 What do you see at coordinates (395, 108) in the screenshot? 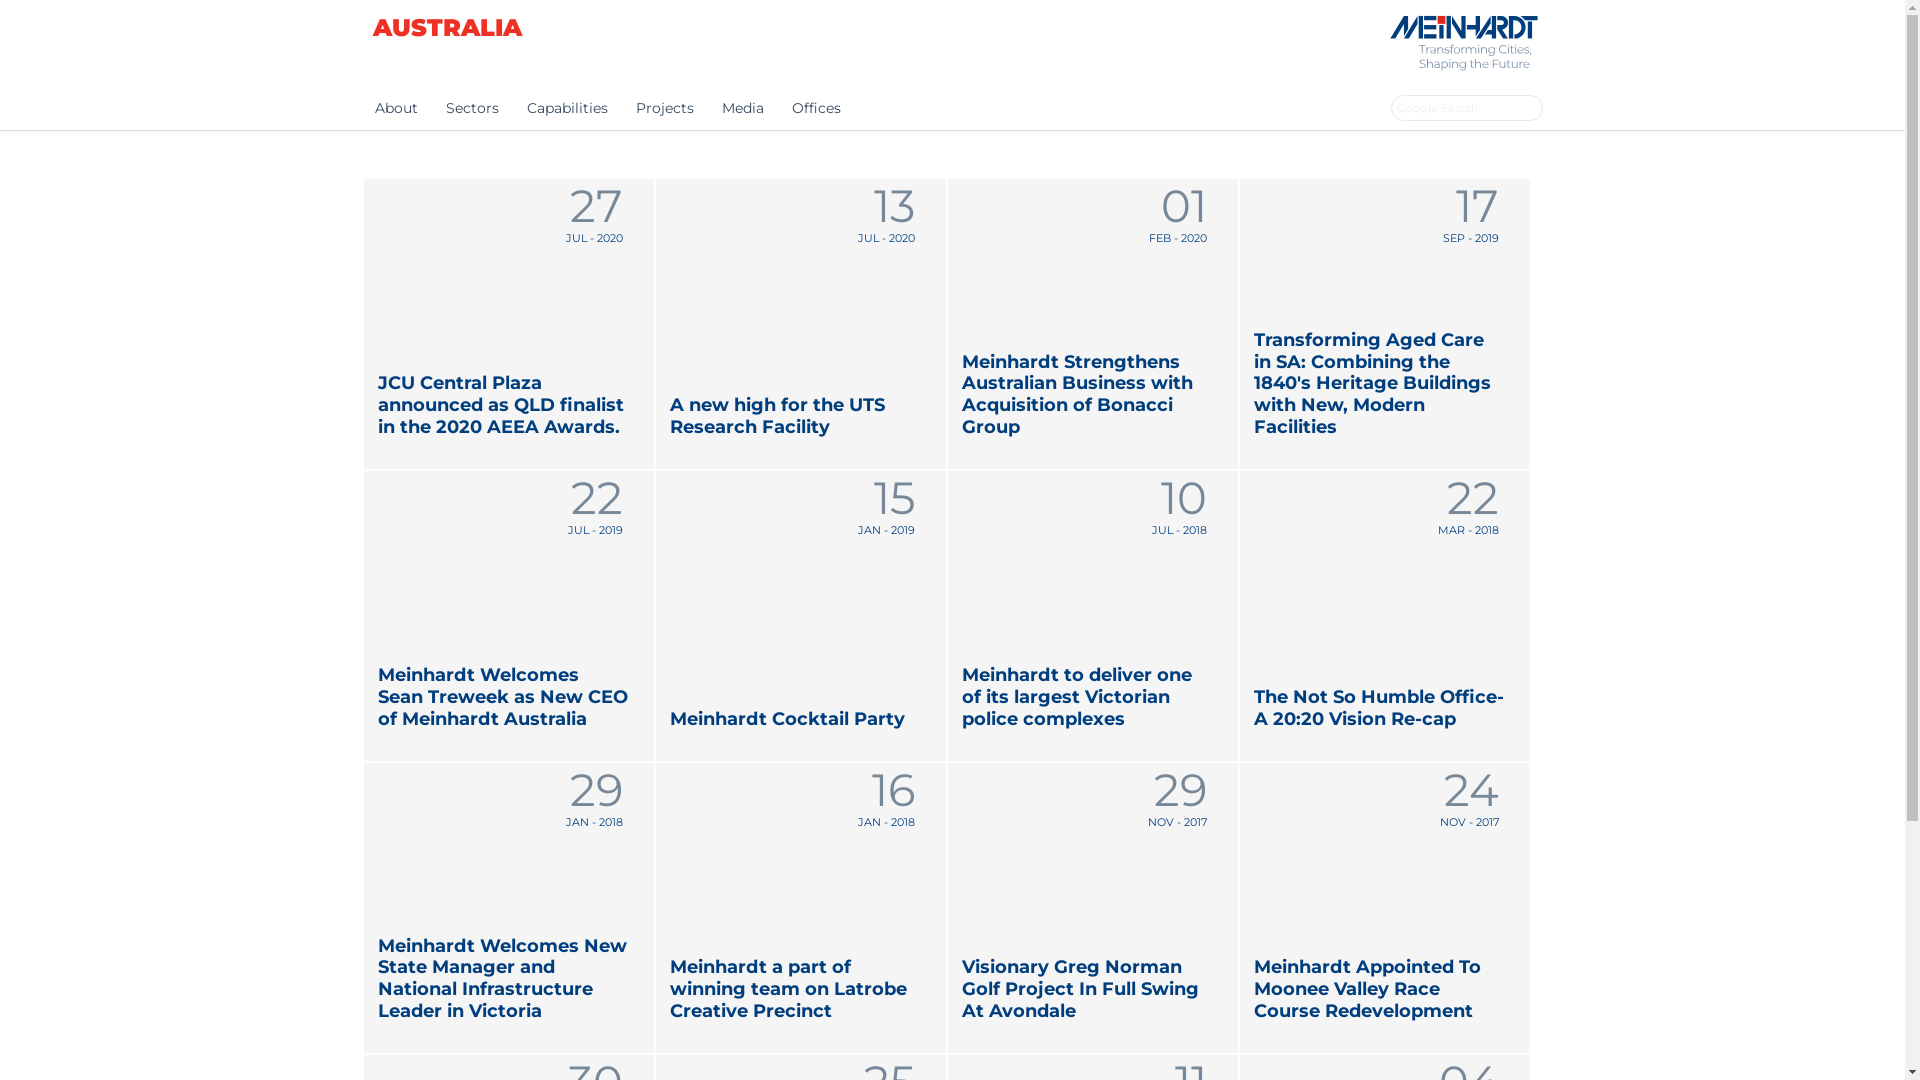
I see `'About'` at bounding box center [395, 108].